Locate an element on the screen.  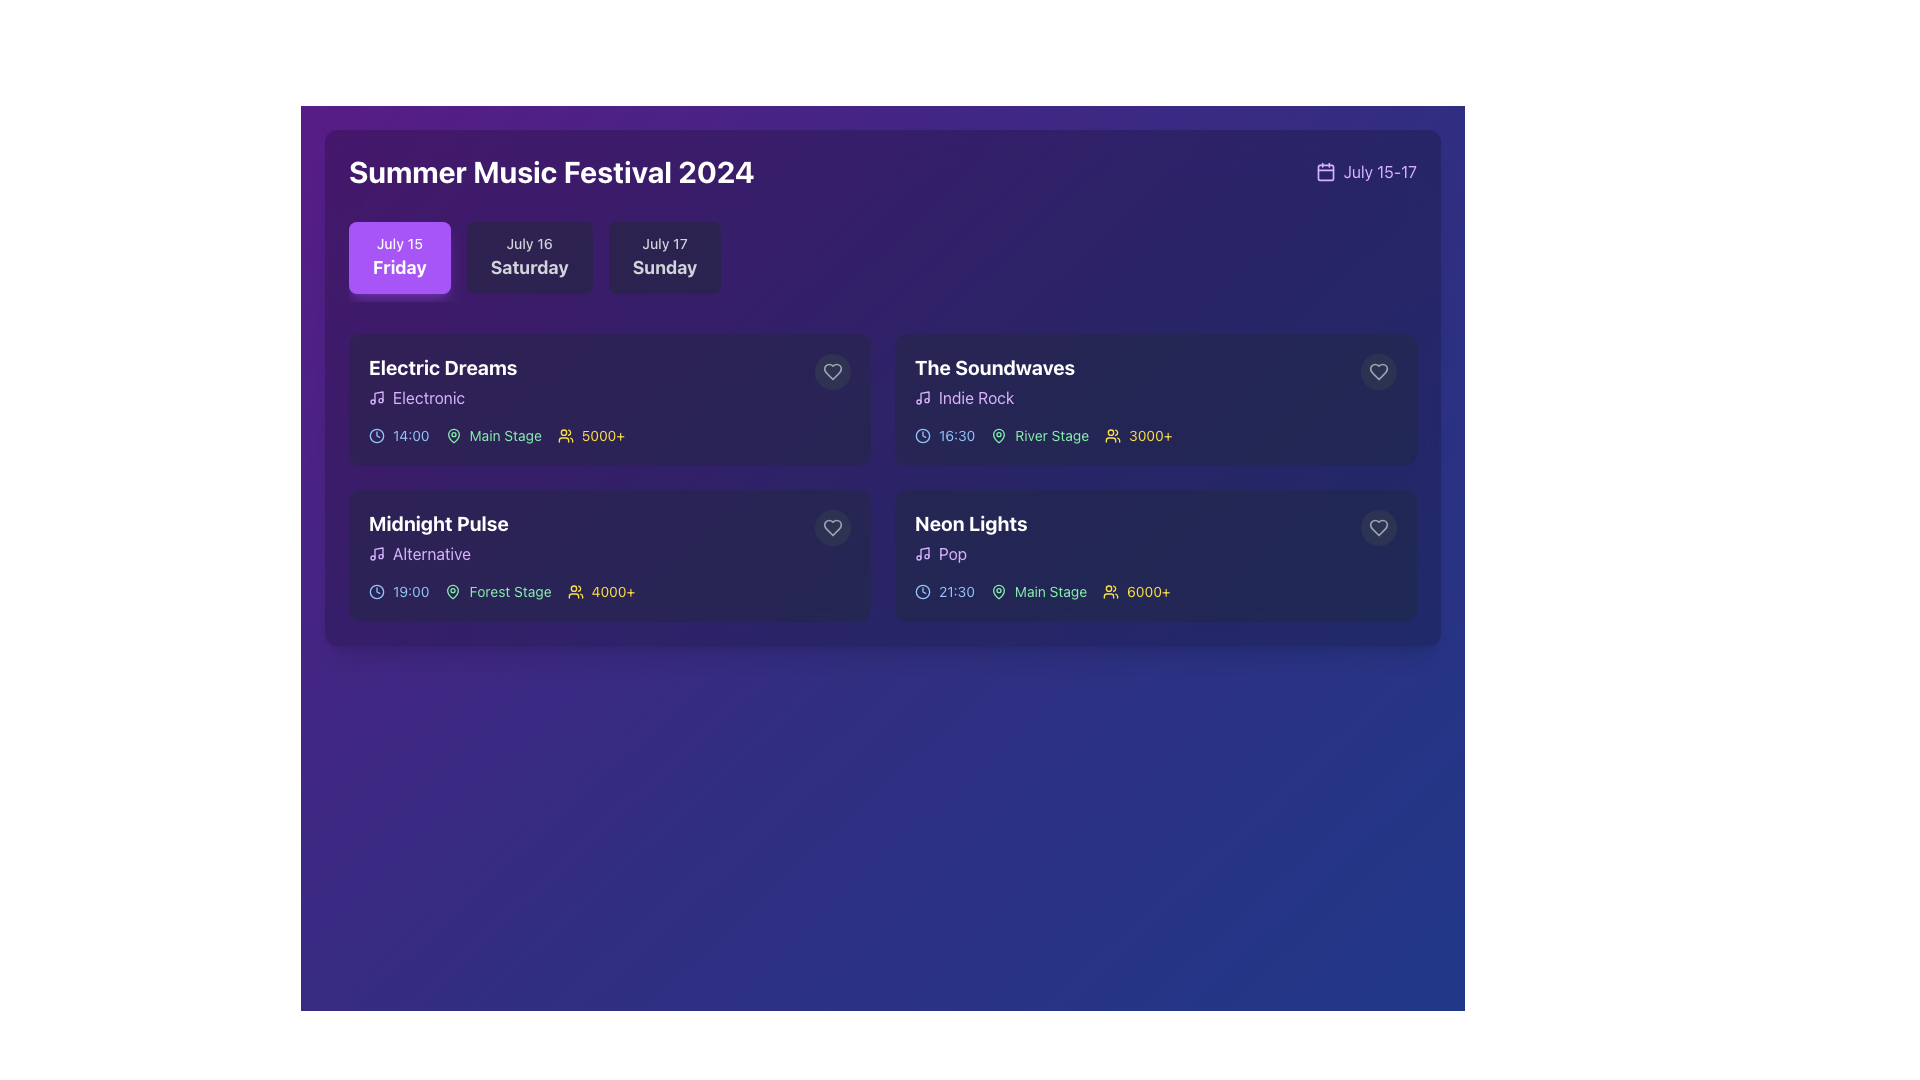
the SVG circle that forms the perimeter of the clock icon located in the top right corner of the event card is located at coordinates (921, 434).